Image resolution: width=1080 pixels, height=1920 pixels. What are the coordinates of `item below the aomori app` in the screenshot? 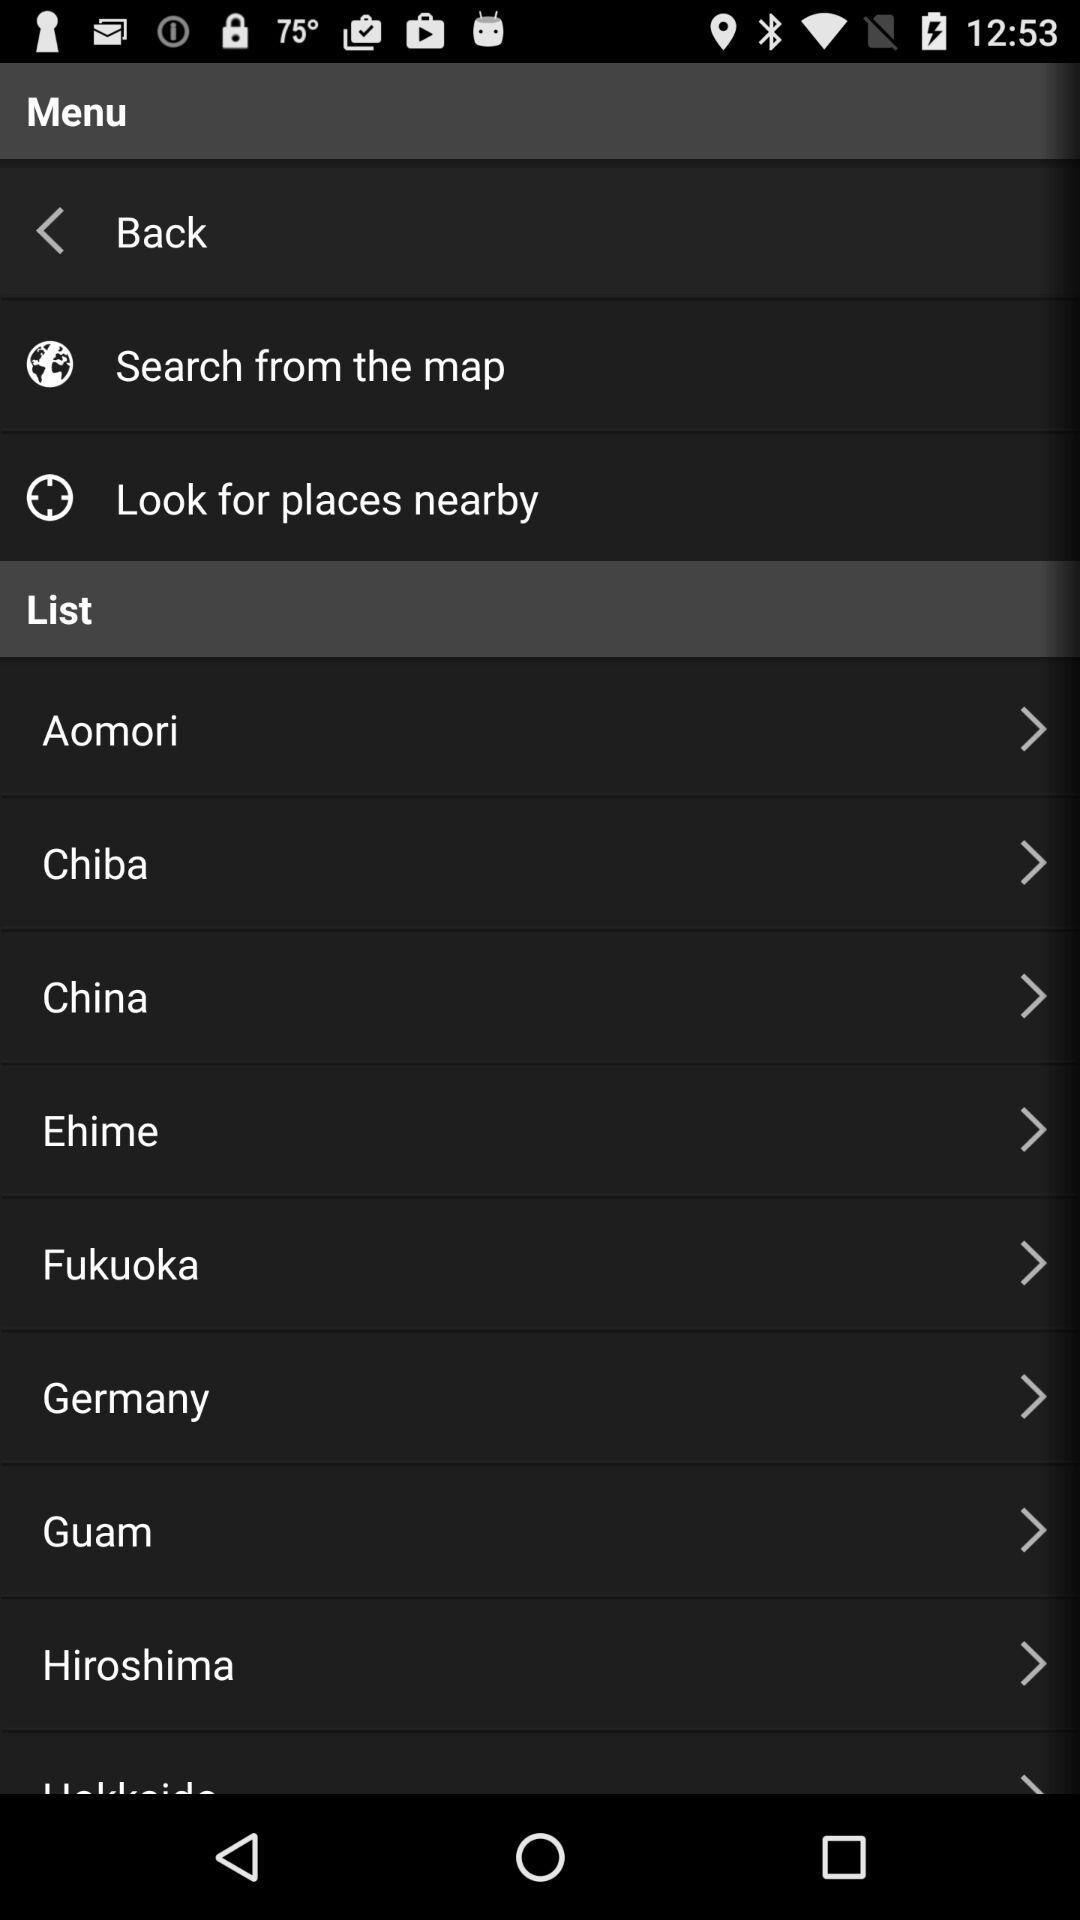 It's located at (505, 862).